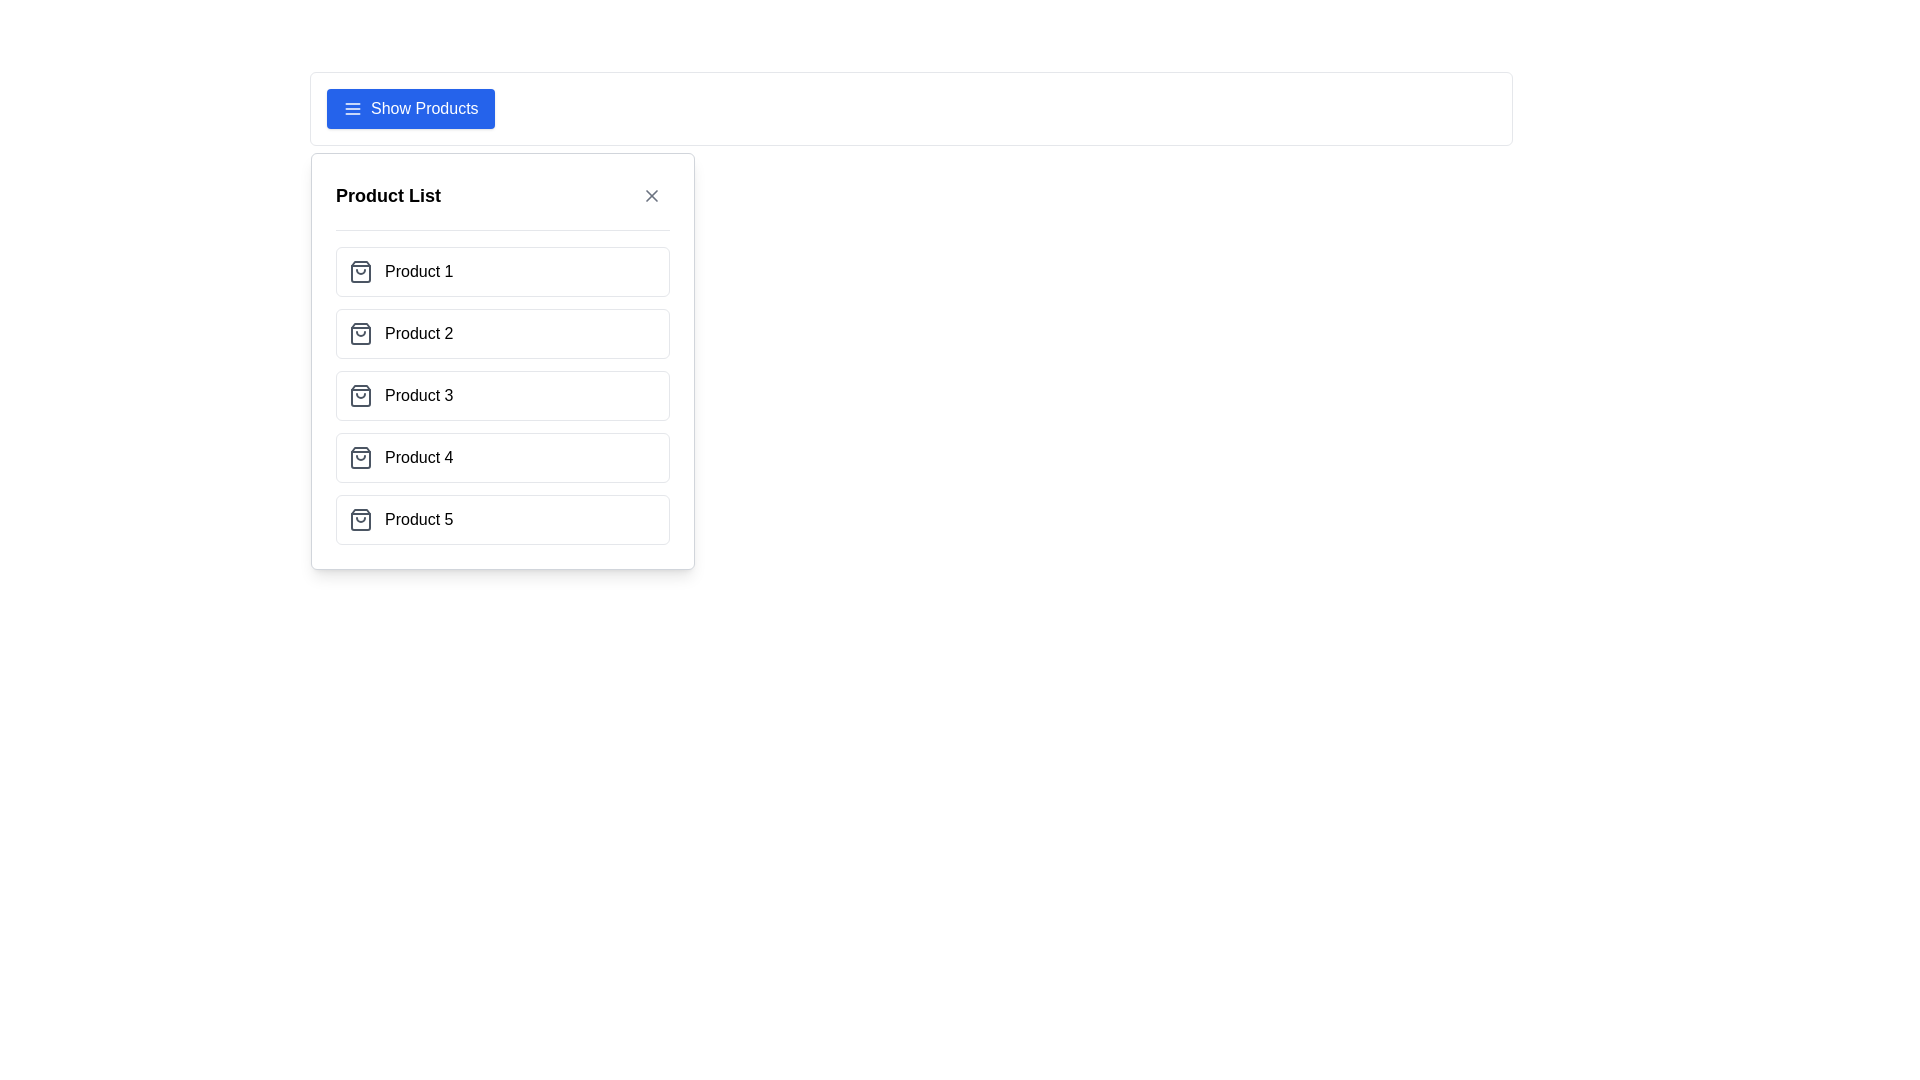  What do you see at coordinates (360, 272) in the screenshot?
I see `the shopping bag icon located to the left of the 'Product 1' text in the product list` at bounding box center [360, 272].